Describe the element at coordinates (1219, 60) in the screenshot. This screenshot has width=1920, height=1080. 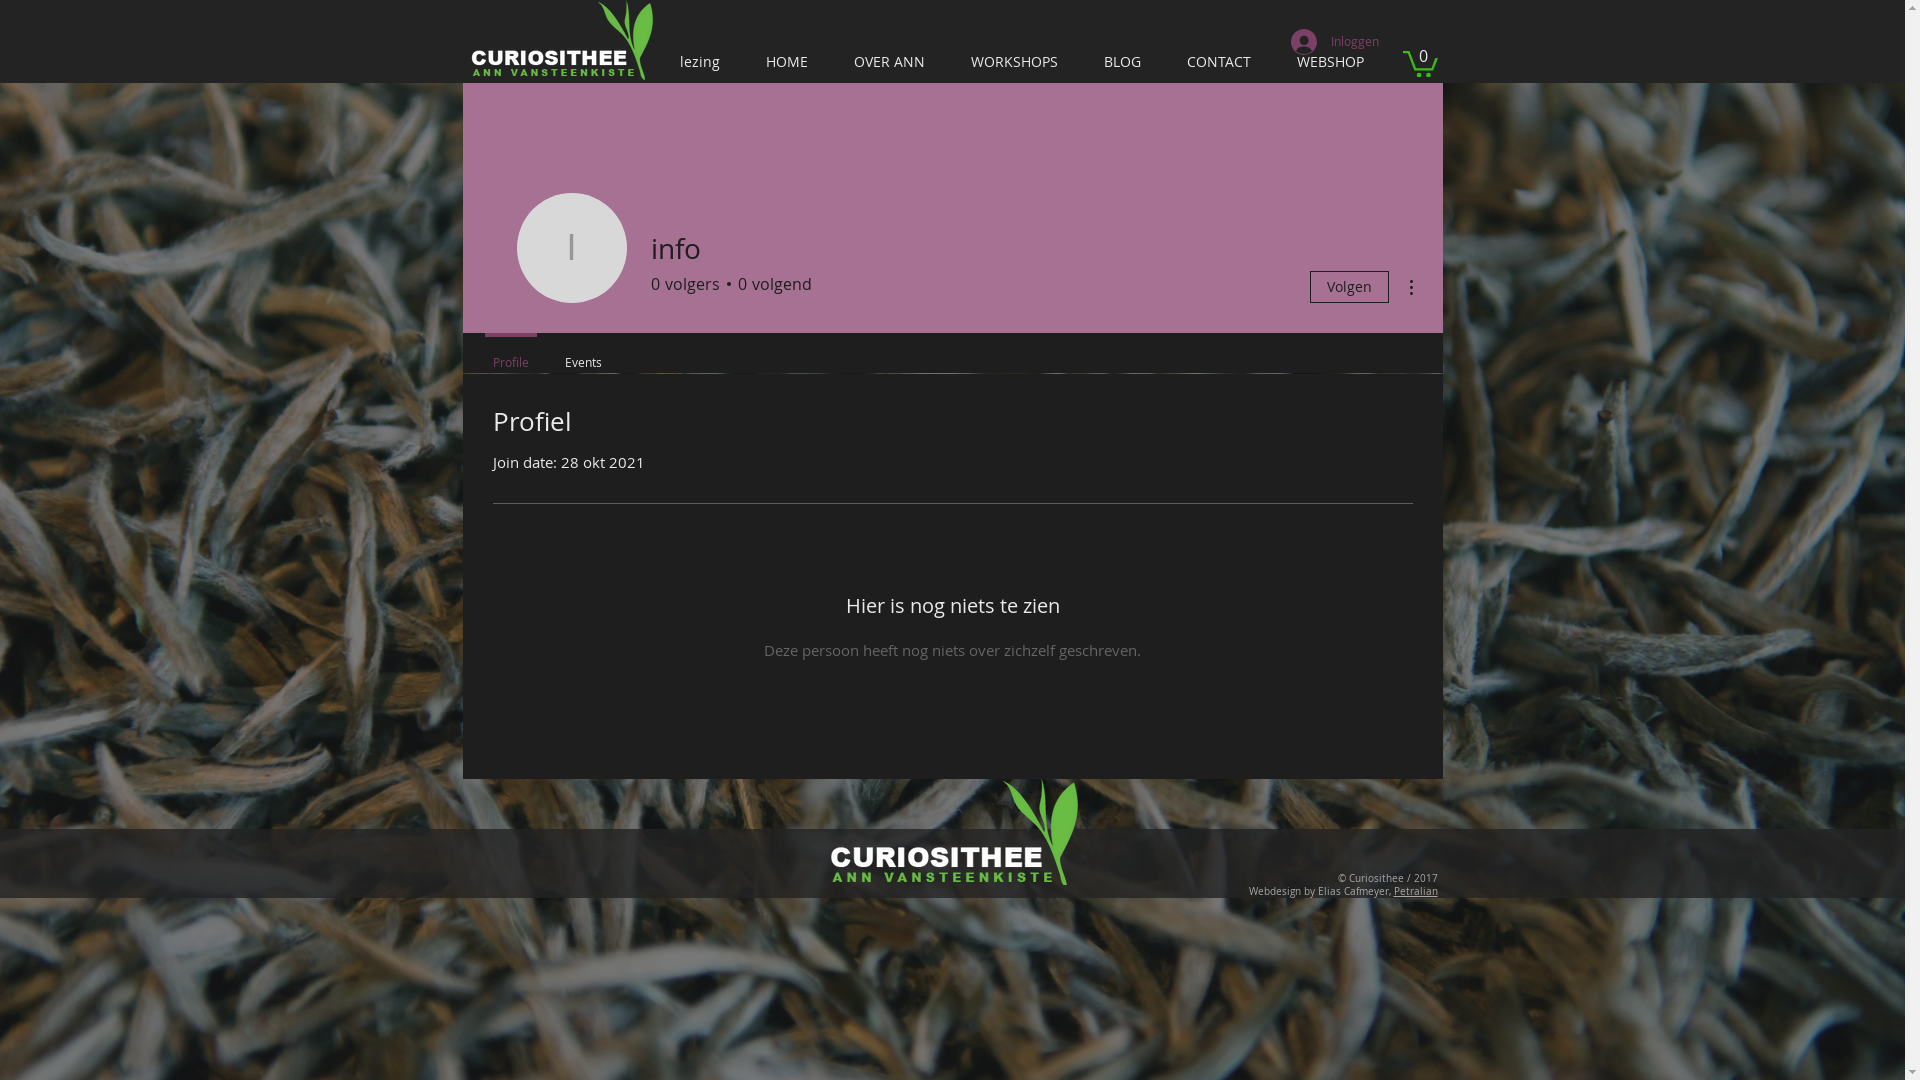
I see `'CONTACT'` at that location.